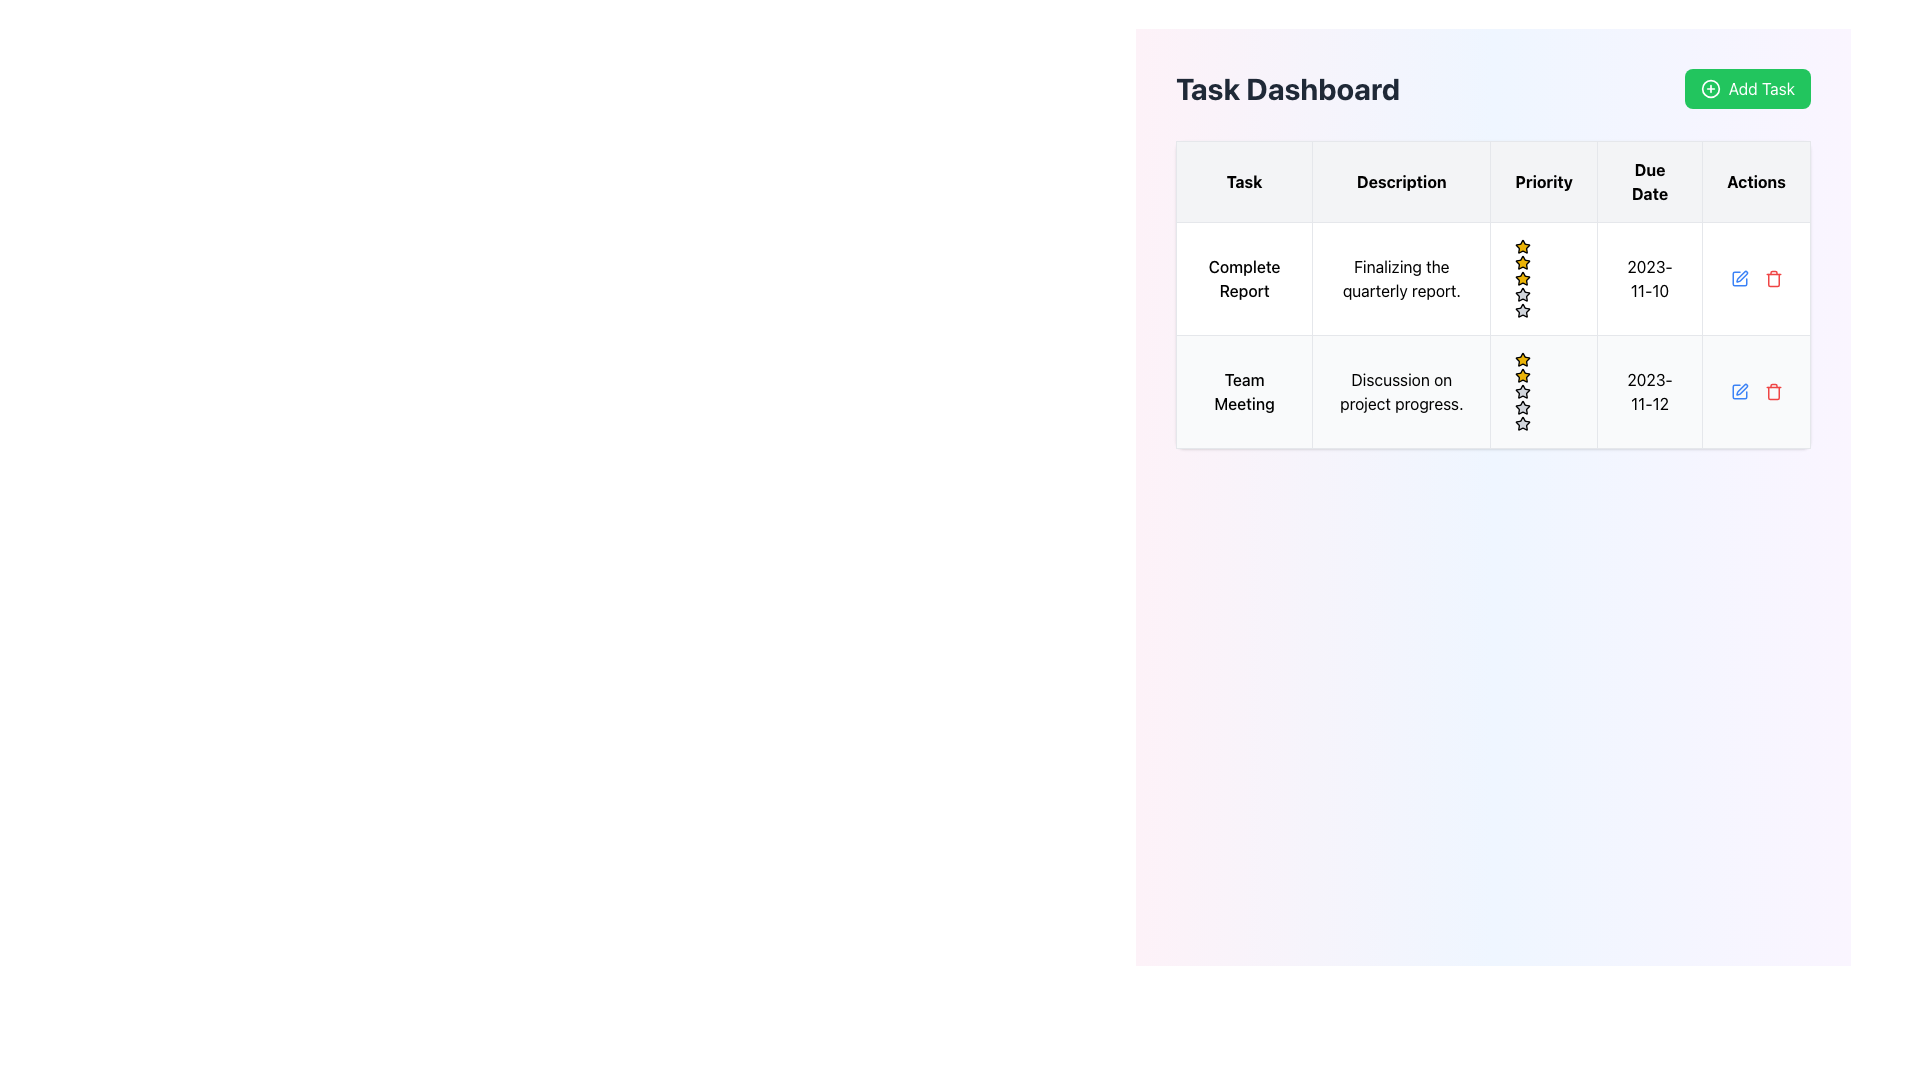 Image resolution: width=1920 pixels, height=1080 pixels. I want to click on the Static text component displaying the description for the 'Team Meeting' task, located in the second cell under the 'Description' column in the second row of the table, so click(1400, 392).